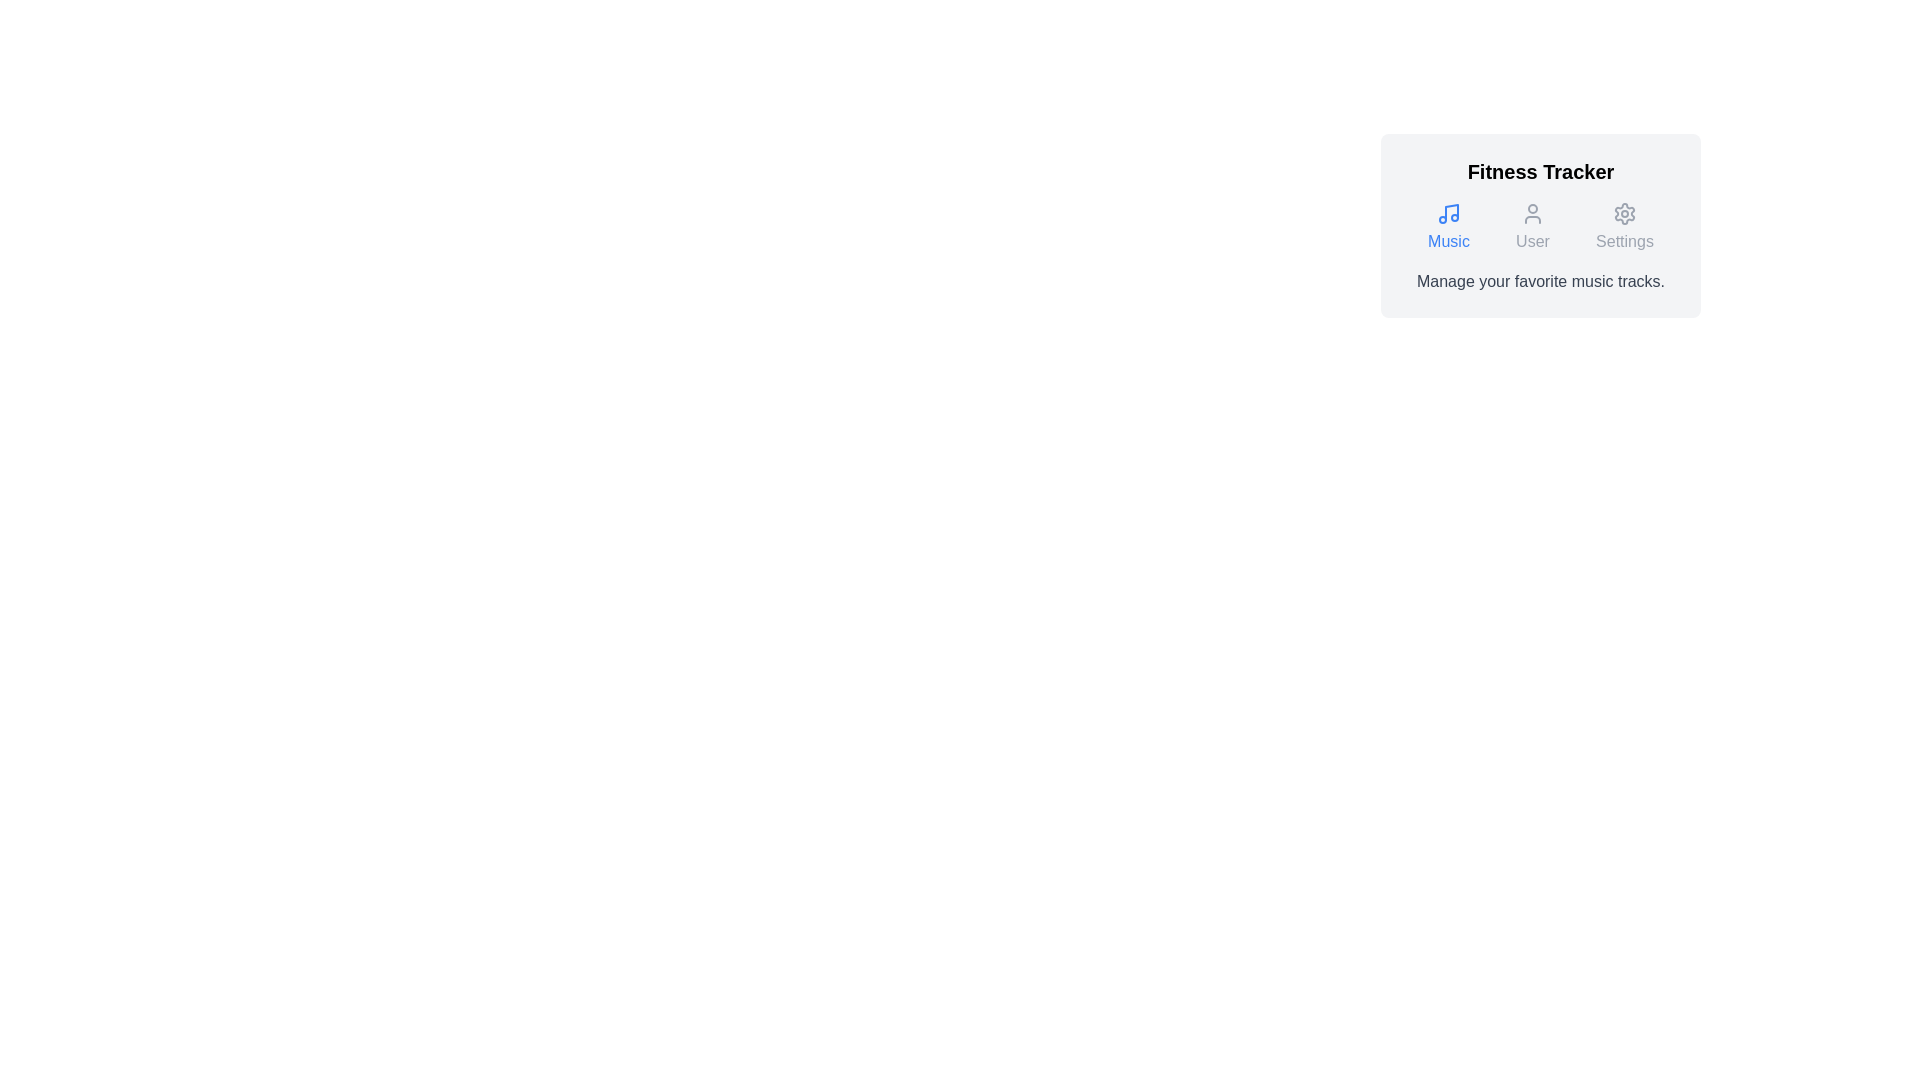 The width and height of the screenshot is (1920, 1080). What do you see at coordinates (1449, 226) in the screenshot?
I see `the 'Music' button, which features a music note icon and is styled in blue` at bounding box center [1449, 226].